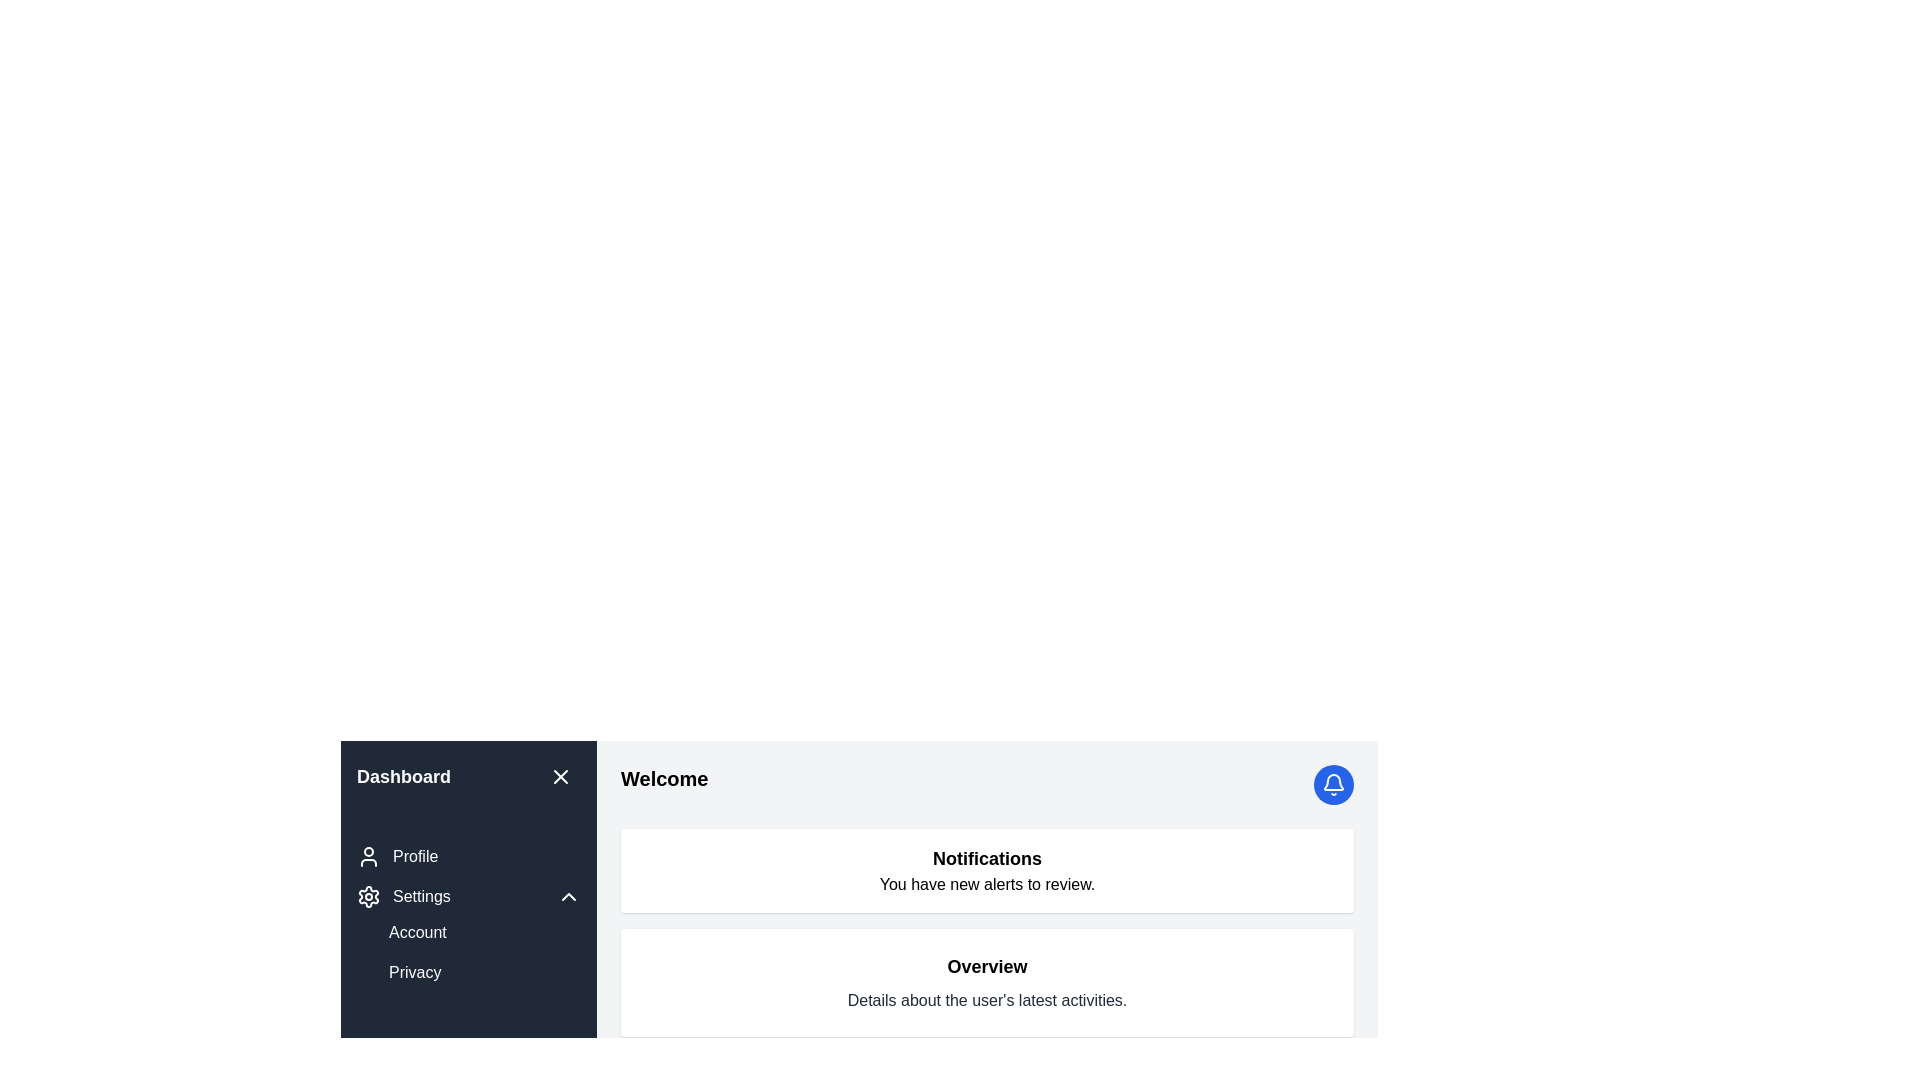  Describe the element at coordinates (413, 971) in the screenshot. I see `the navigation menu button located in the 'Account' section` at that location.